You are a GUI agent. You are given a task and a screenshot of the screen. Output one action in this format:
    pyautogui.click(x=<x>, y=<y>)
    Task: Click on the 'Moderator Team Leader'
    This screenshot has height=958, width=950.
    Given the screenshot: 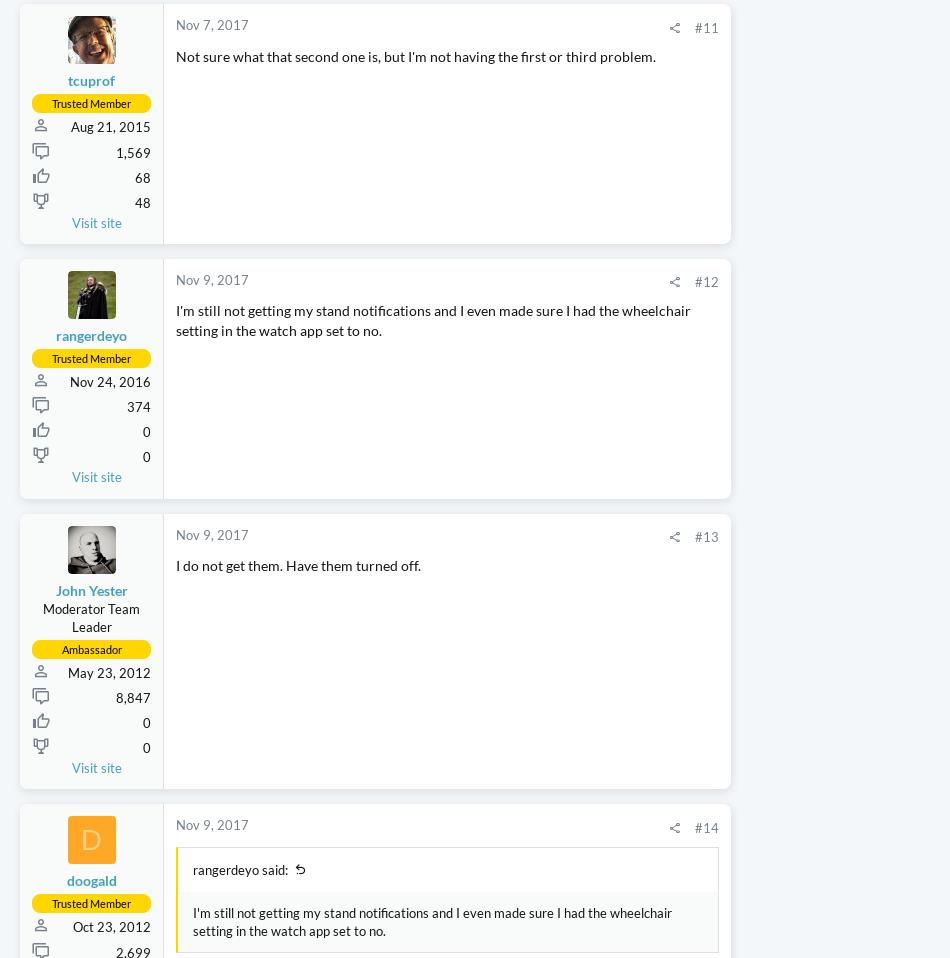 What is the action you would take?
    pyautogui.click(x=91, y=734)
    